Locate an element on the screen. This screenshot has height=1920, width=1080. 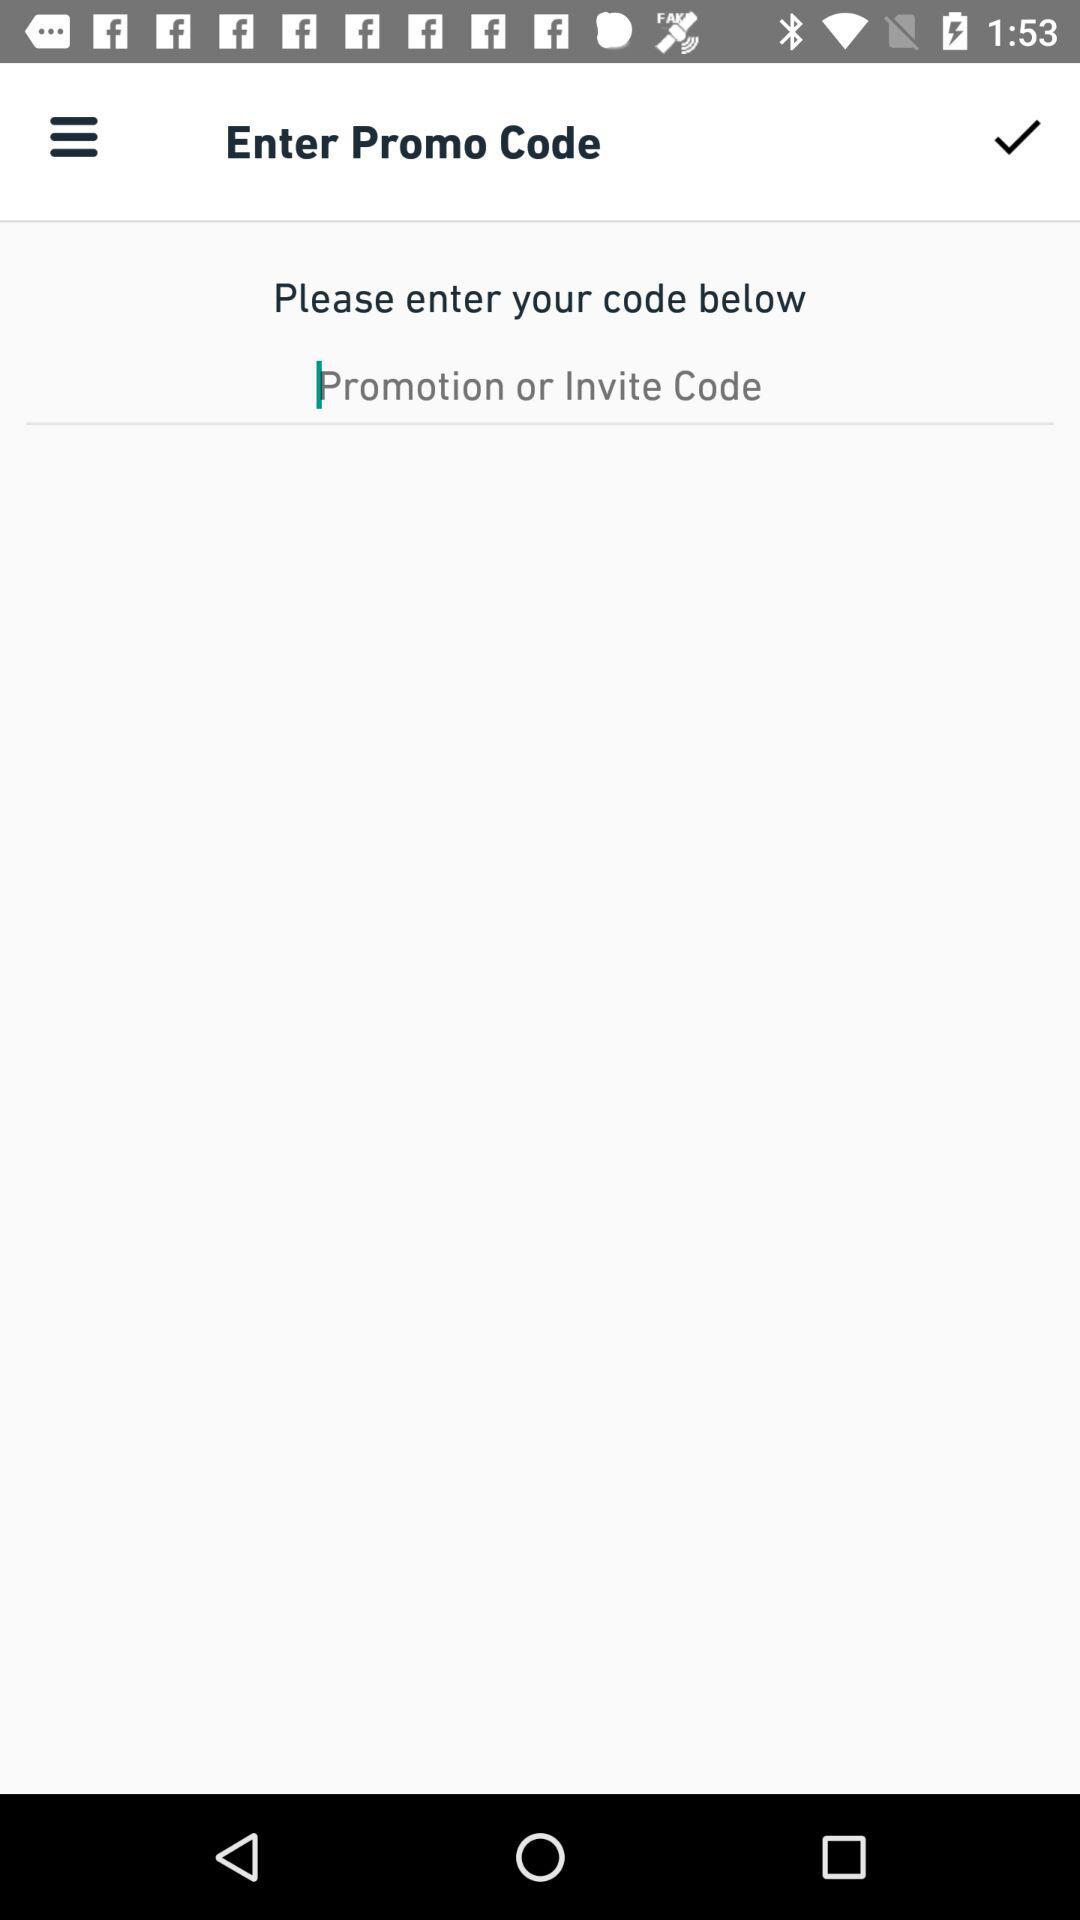
code is located at coordinates (540, 384).